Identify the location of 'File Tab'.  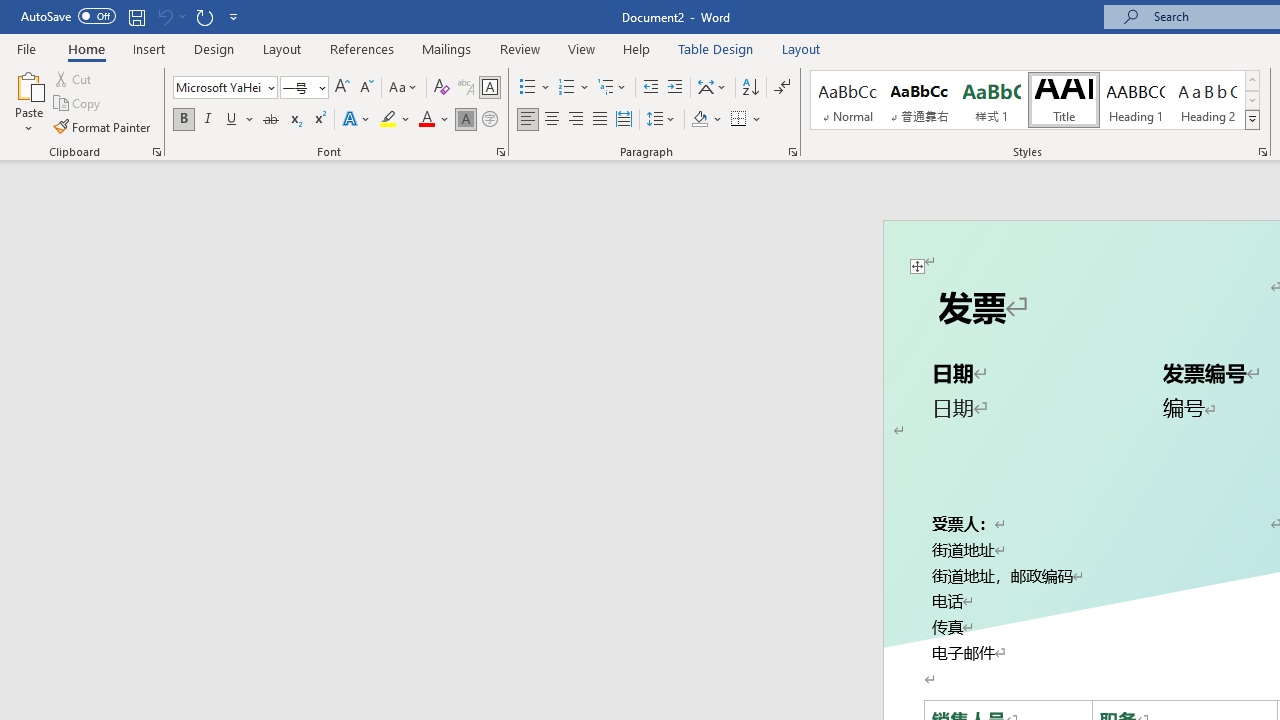
(26, 47).